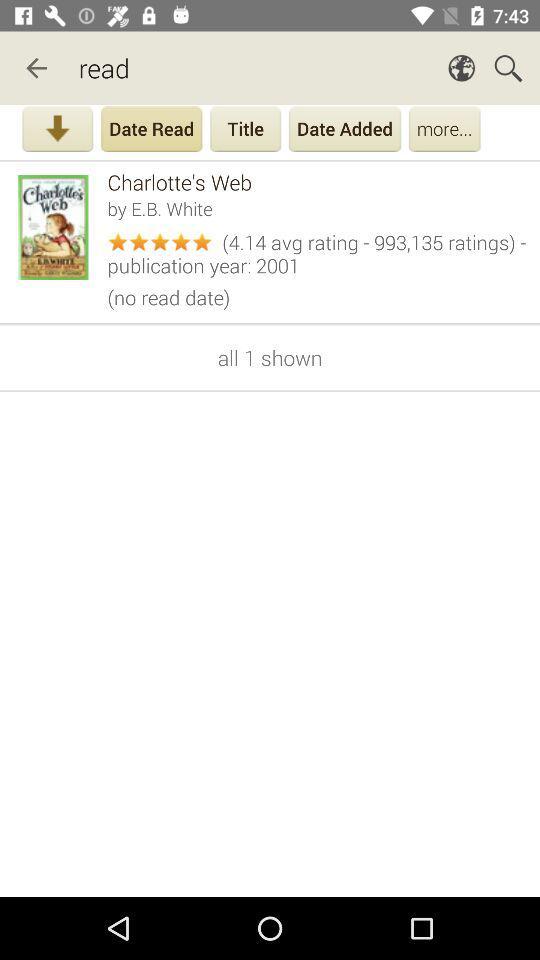 The width and height of the screenshot is (540, 960). What do you see at coordinates (57, 130) in the screenshot?
I see `item next to date read item` at bounding box center [57, 130].